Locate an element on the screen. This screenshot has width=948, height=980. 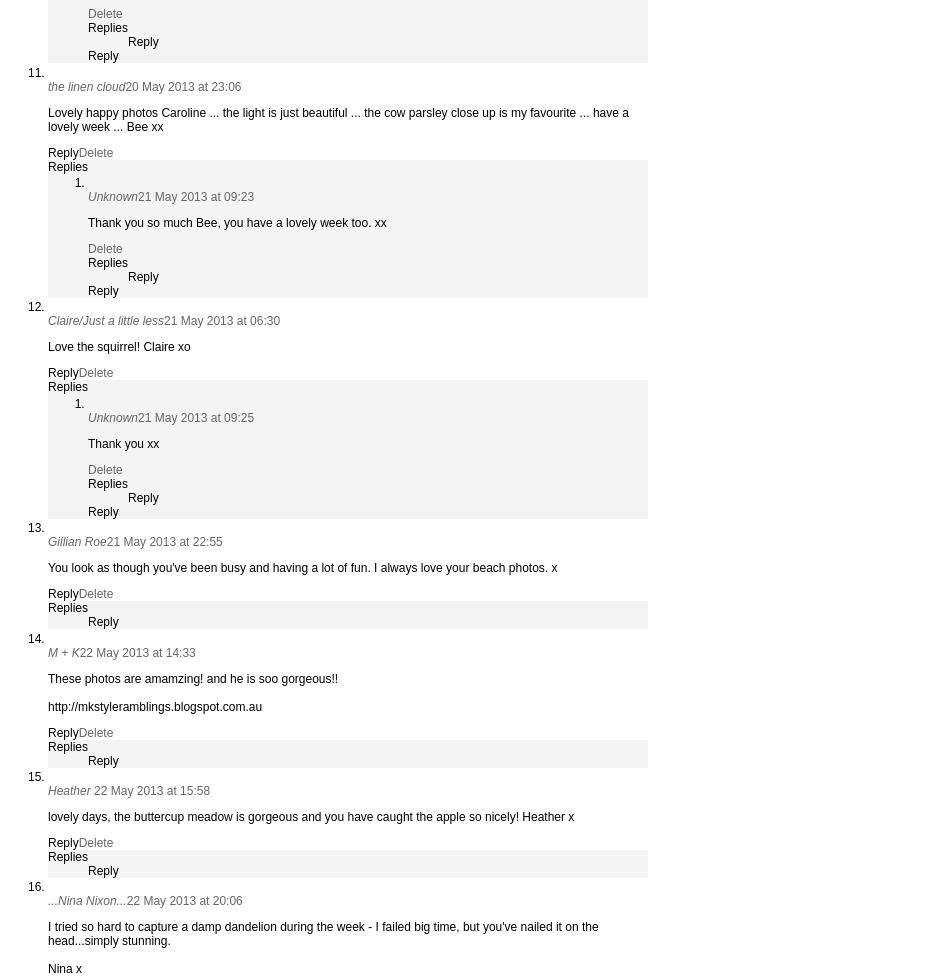
'21 May 2013 at 22:55' is located at coordinates (105, 542).